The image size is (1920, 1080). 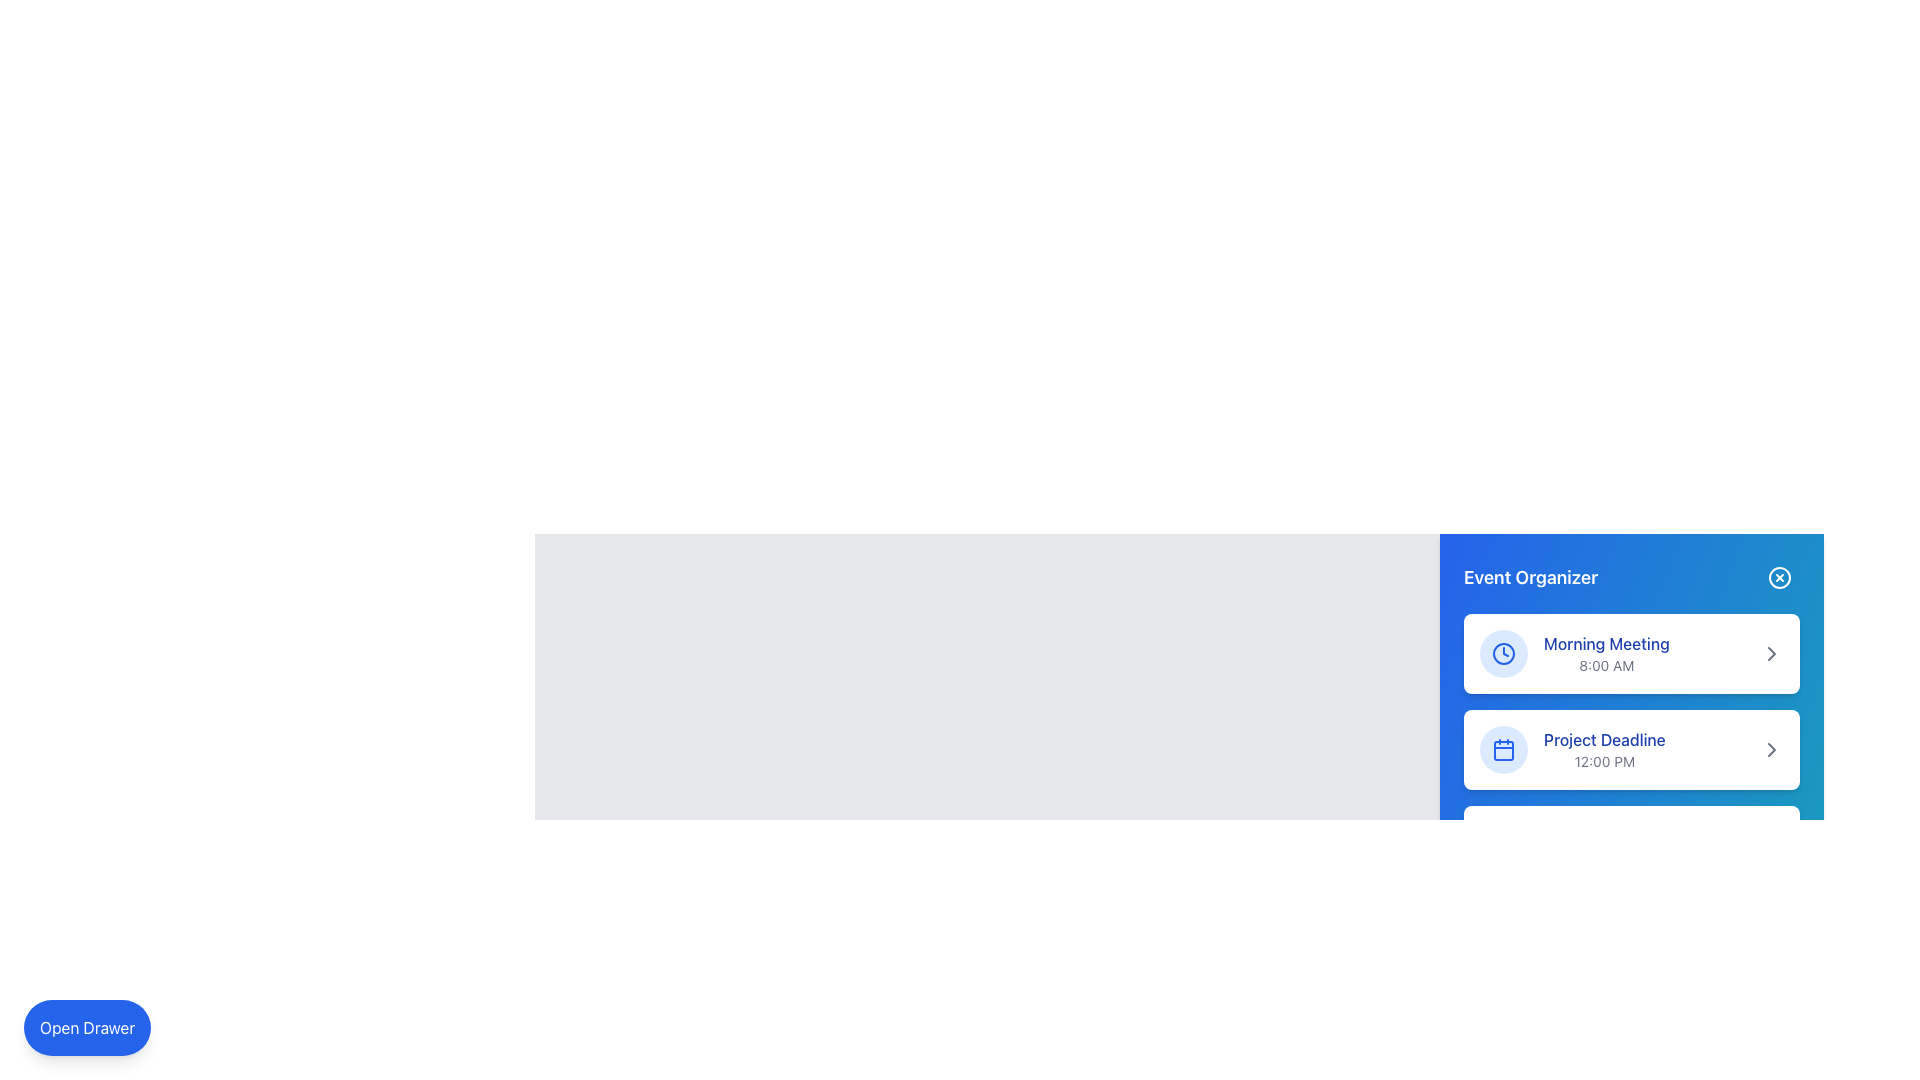 I want to click on the button located at the bottom-left corner of the interface to outline it, so click(x=86, y=1028).